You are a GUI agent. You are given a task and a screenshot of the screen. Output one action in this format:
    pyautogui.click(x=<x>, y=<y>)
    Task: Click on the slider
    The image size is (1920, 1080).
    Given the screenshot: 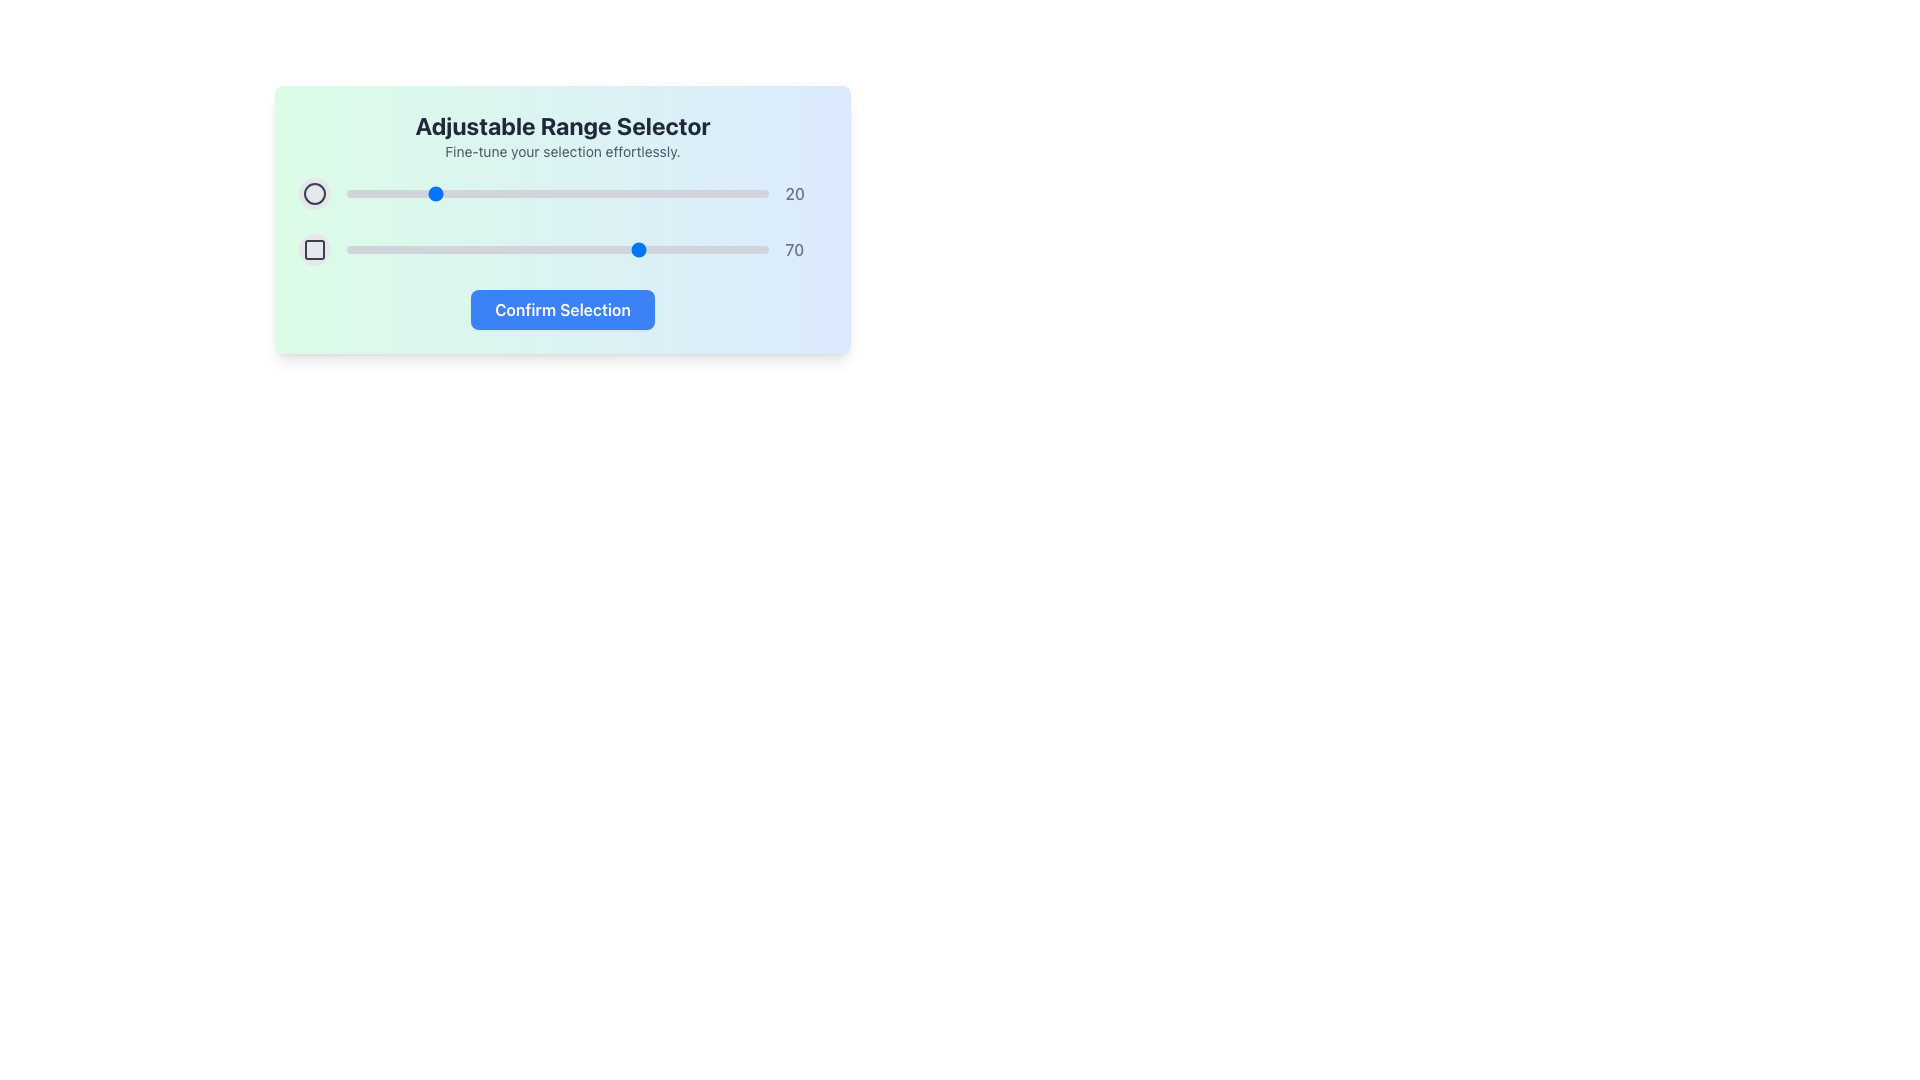 What is the action you would take?
    pyautogui.click(x=565, y=193)
    